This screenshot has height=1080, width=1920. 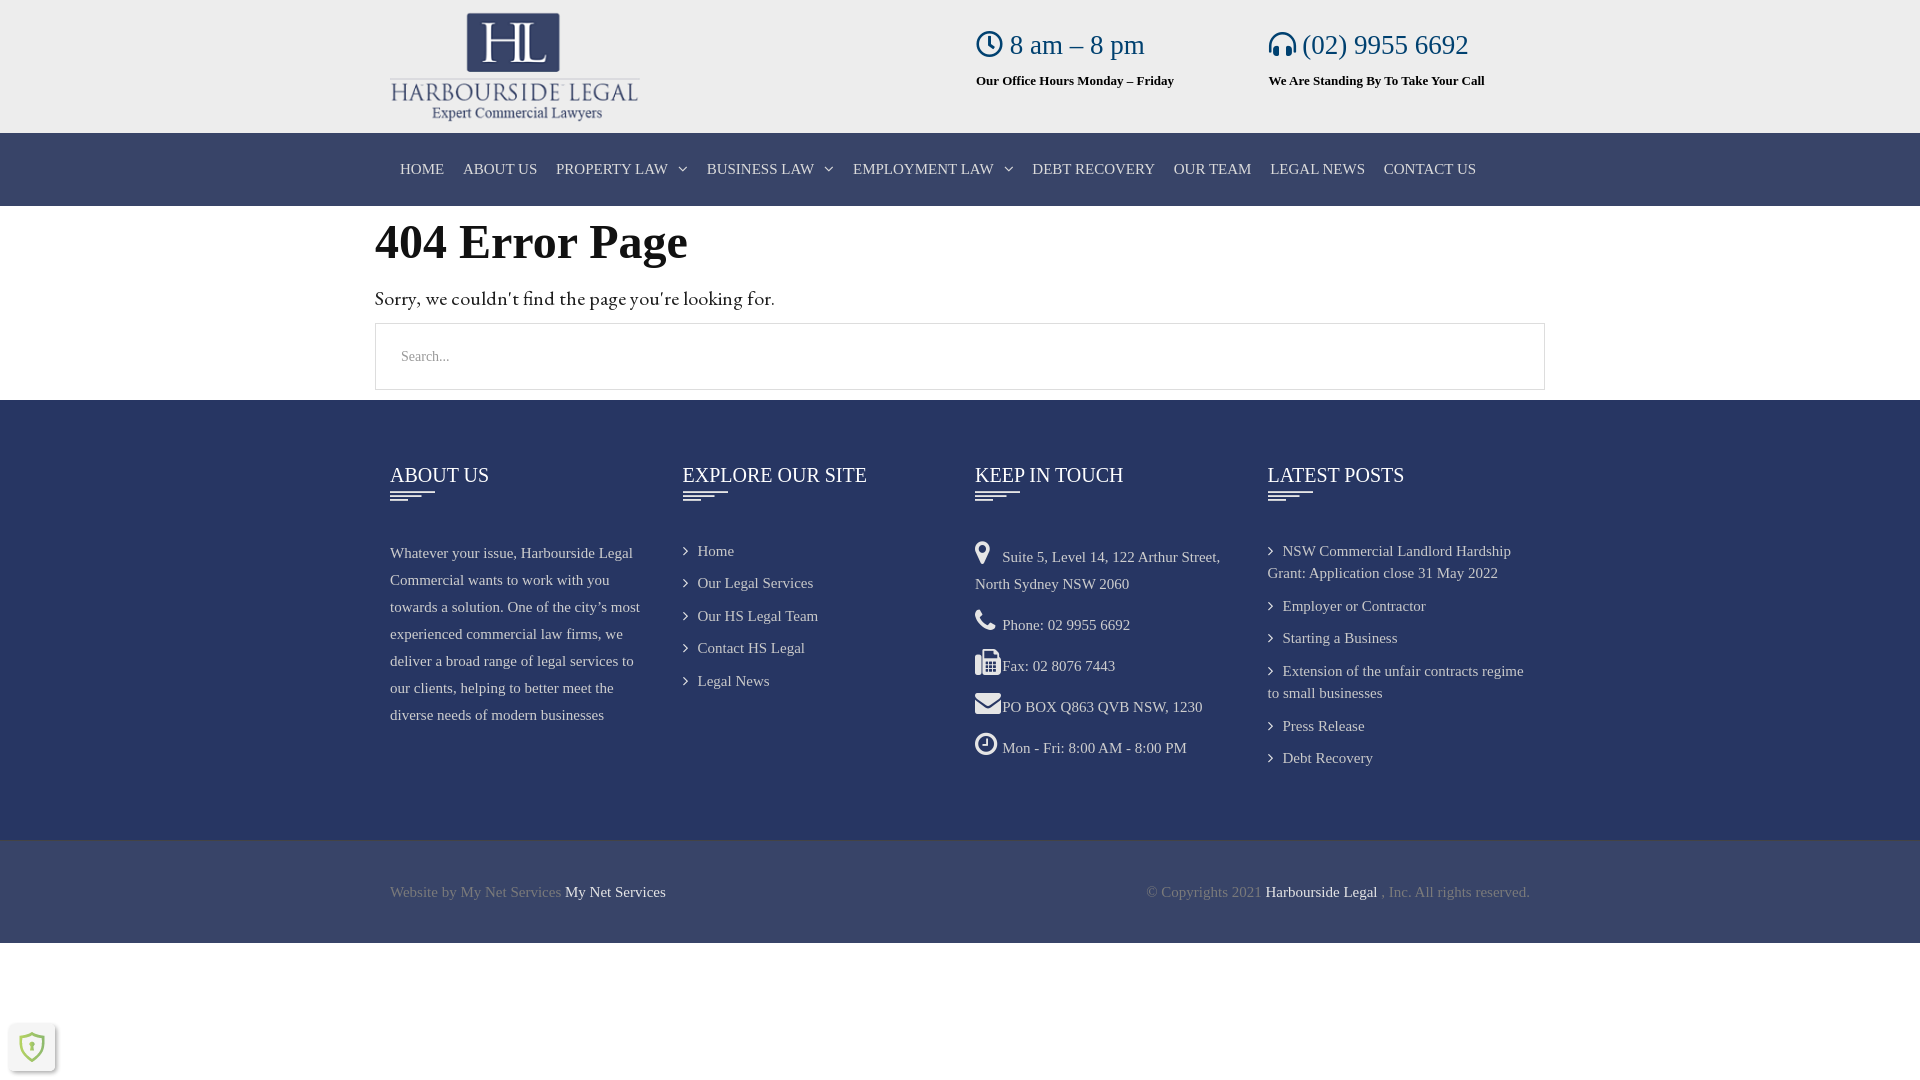 What do you see at coordinates (1264, 890) in the screenshot?
I see `'Harbourside Legal'` at bounding box center [1264, 890].